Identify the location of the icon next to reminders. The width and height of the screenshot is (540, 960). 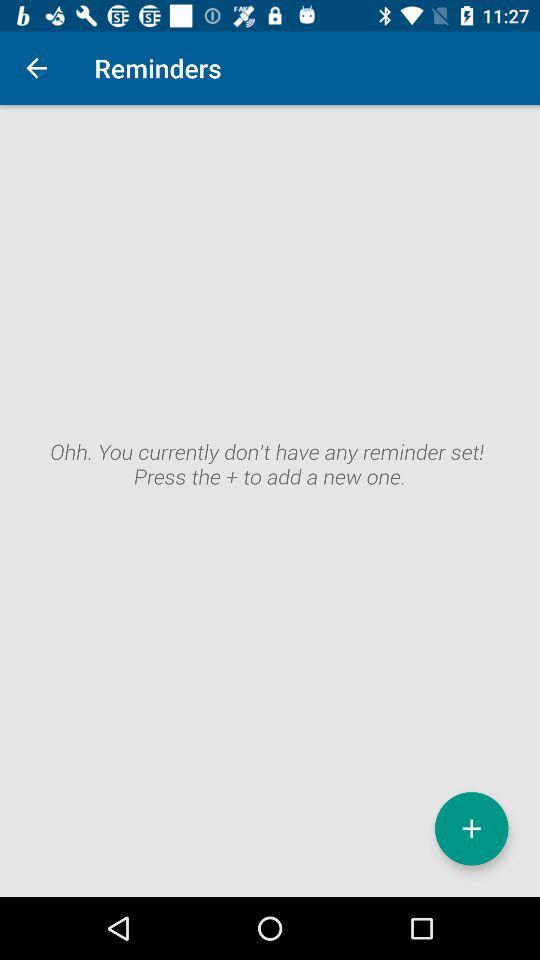
(36, 68).